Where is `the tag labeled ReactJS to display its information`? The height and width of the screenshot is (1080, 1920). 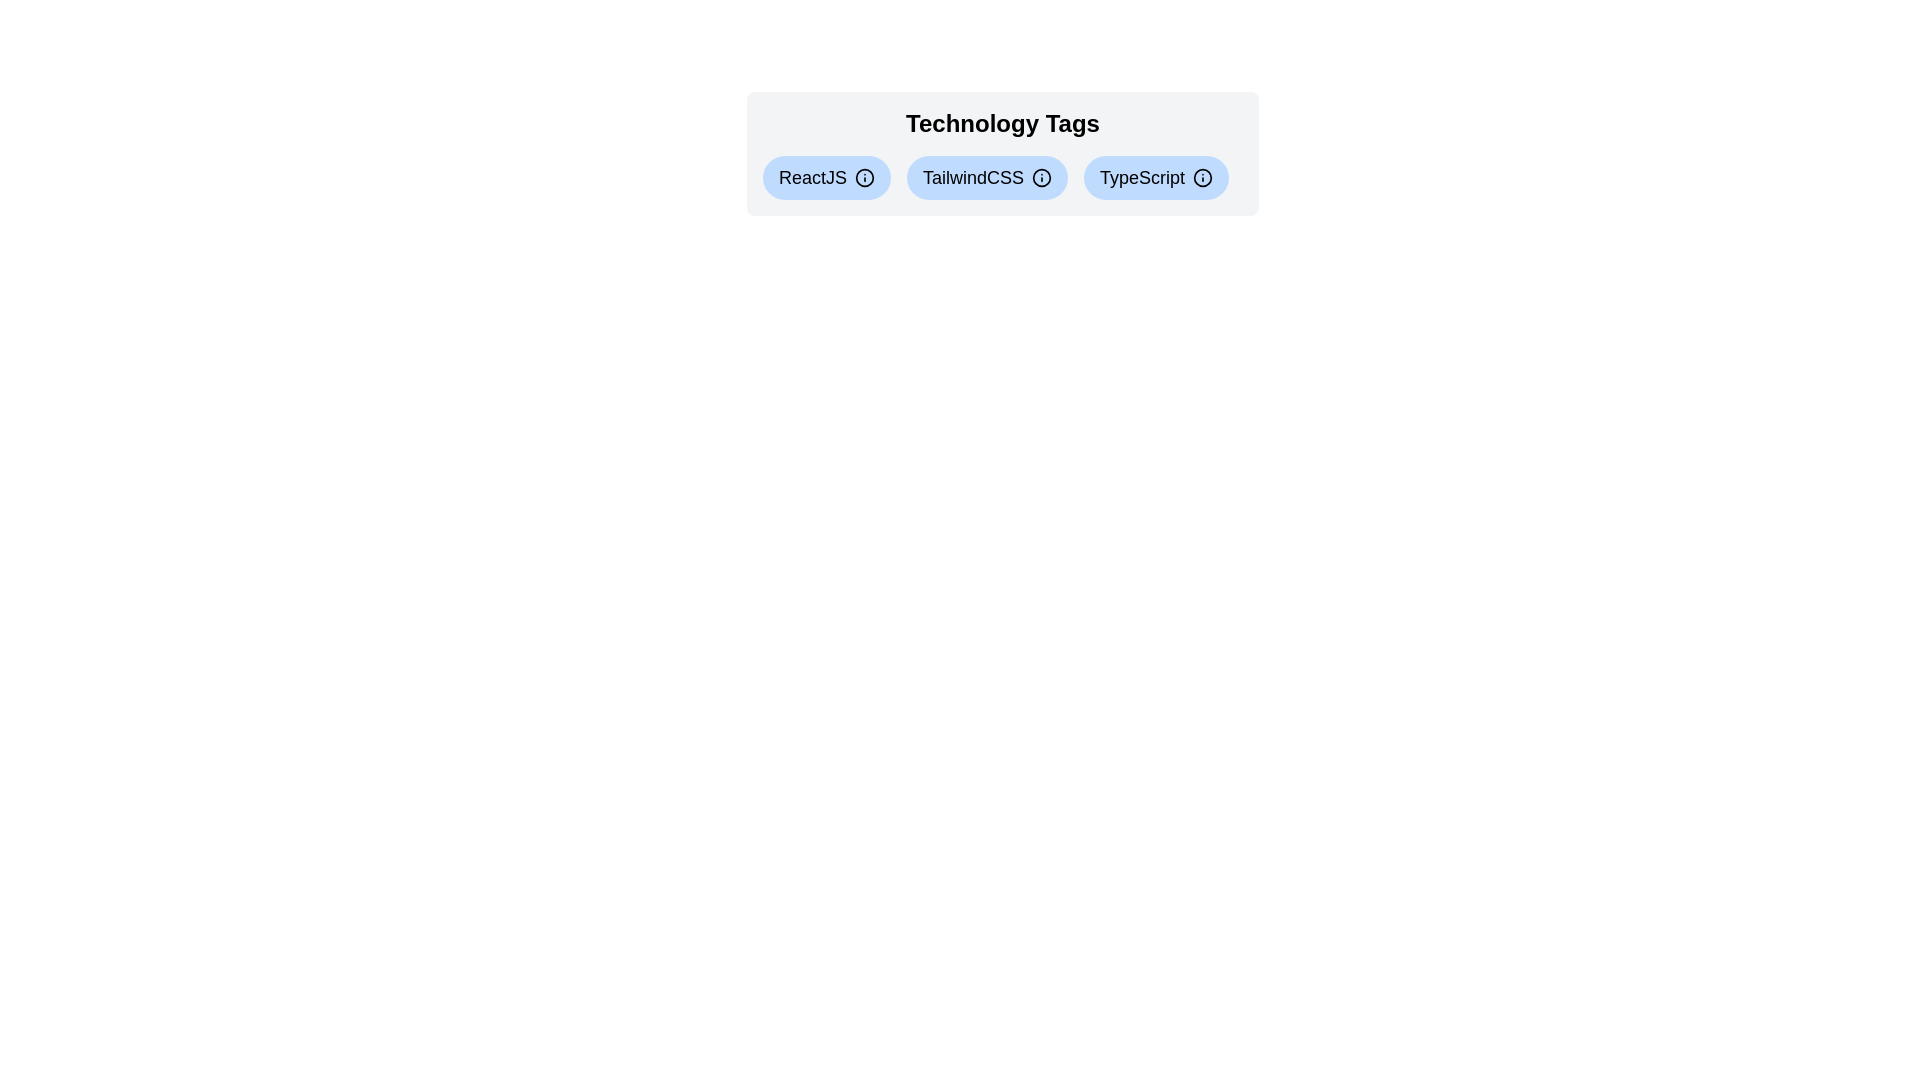 the tag labeled ReactJS to display its information is located at coordinates (826, 176).